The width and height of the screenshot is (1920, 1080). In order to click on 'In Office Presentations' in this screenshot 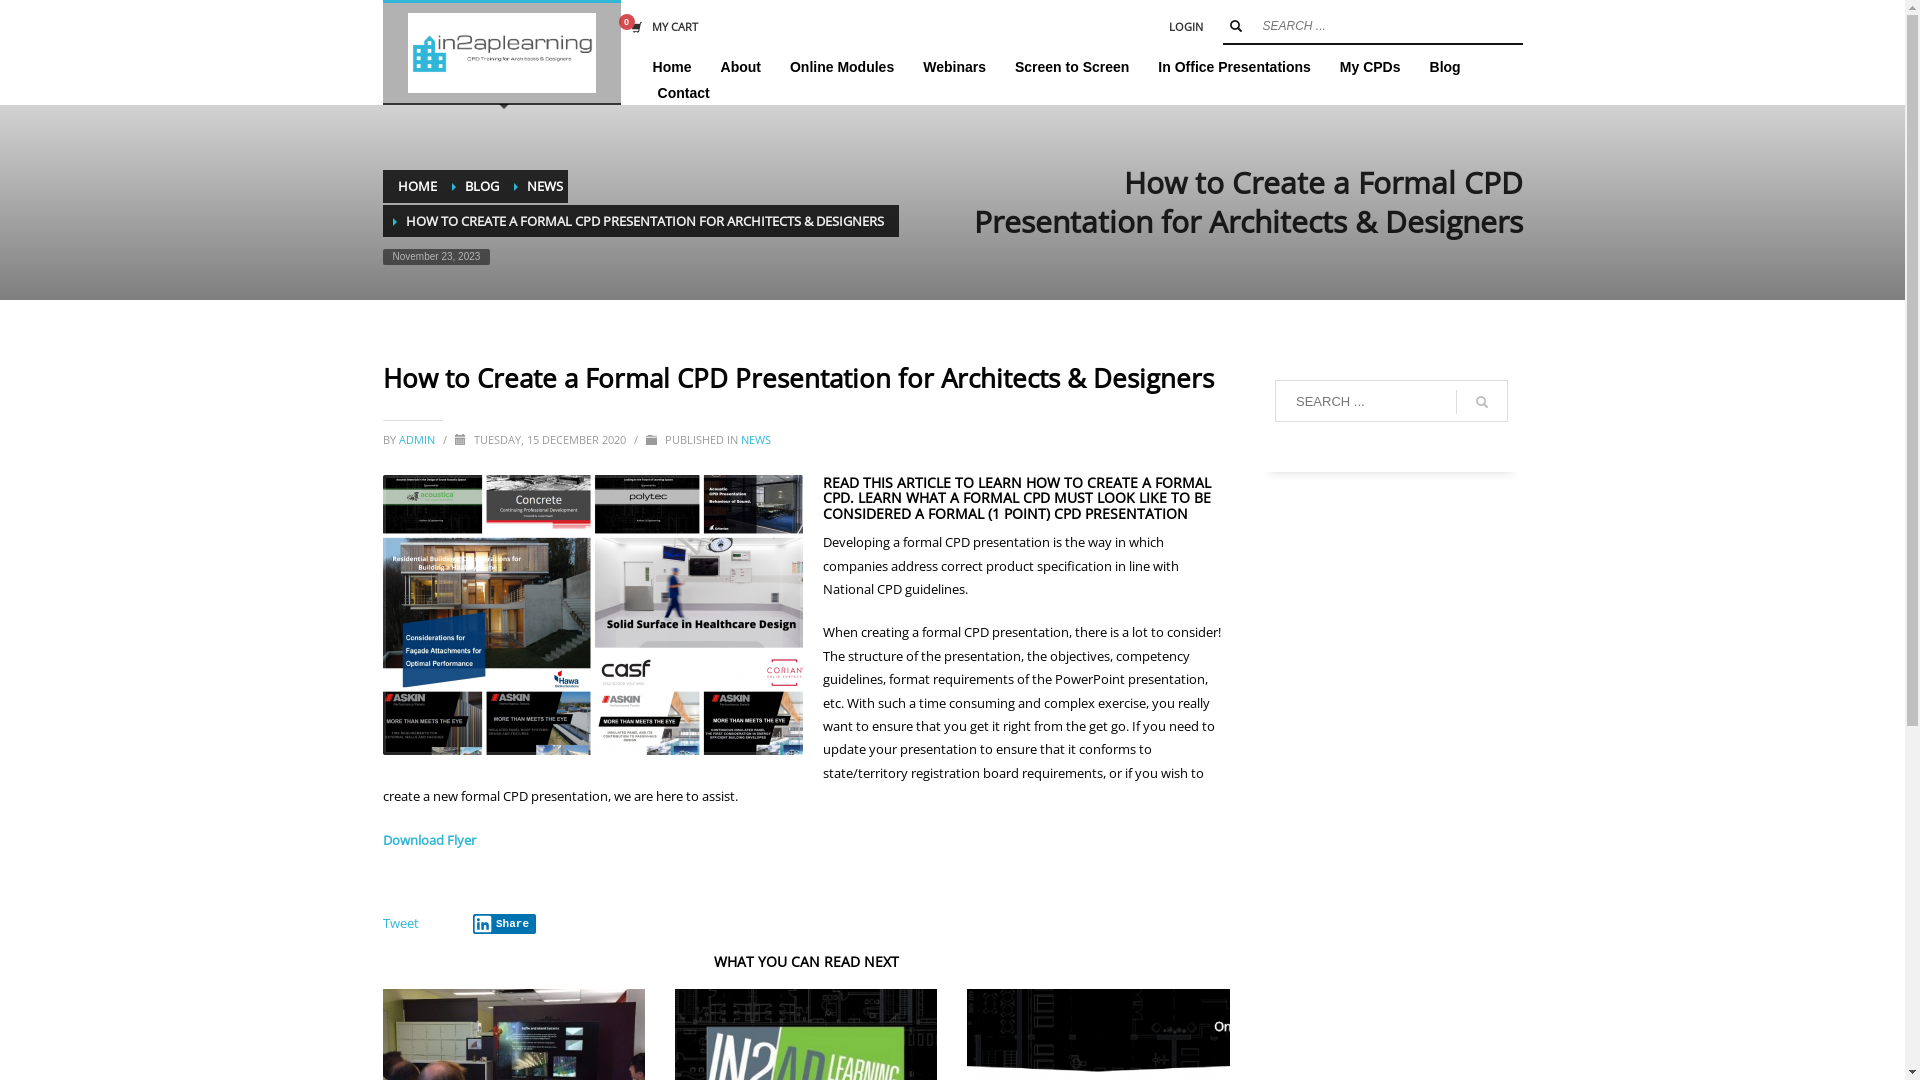, I will do `click(1232, 65)`.